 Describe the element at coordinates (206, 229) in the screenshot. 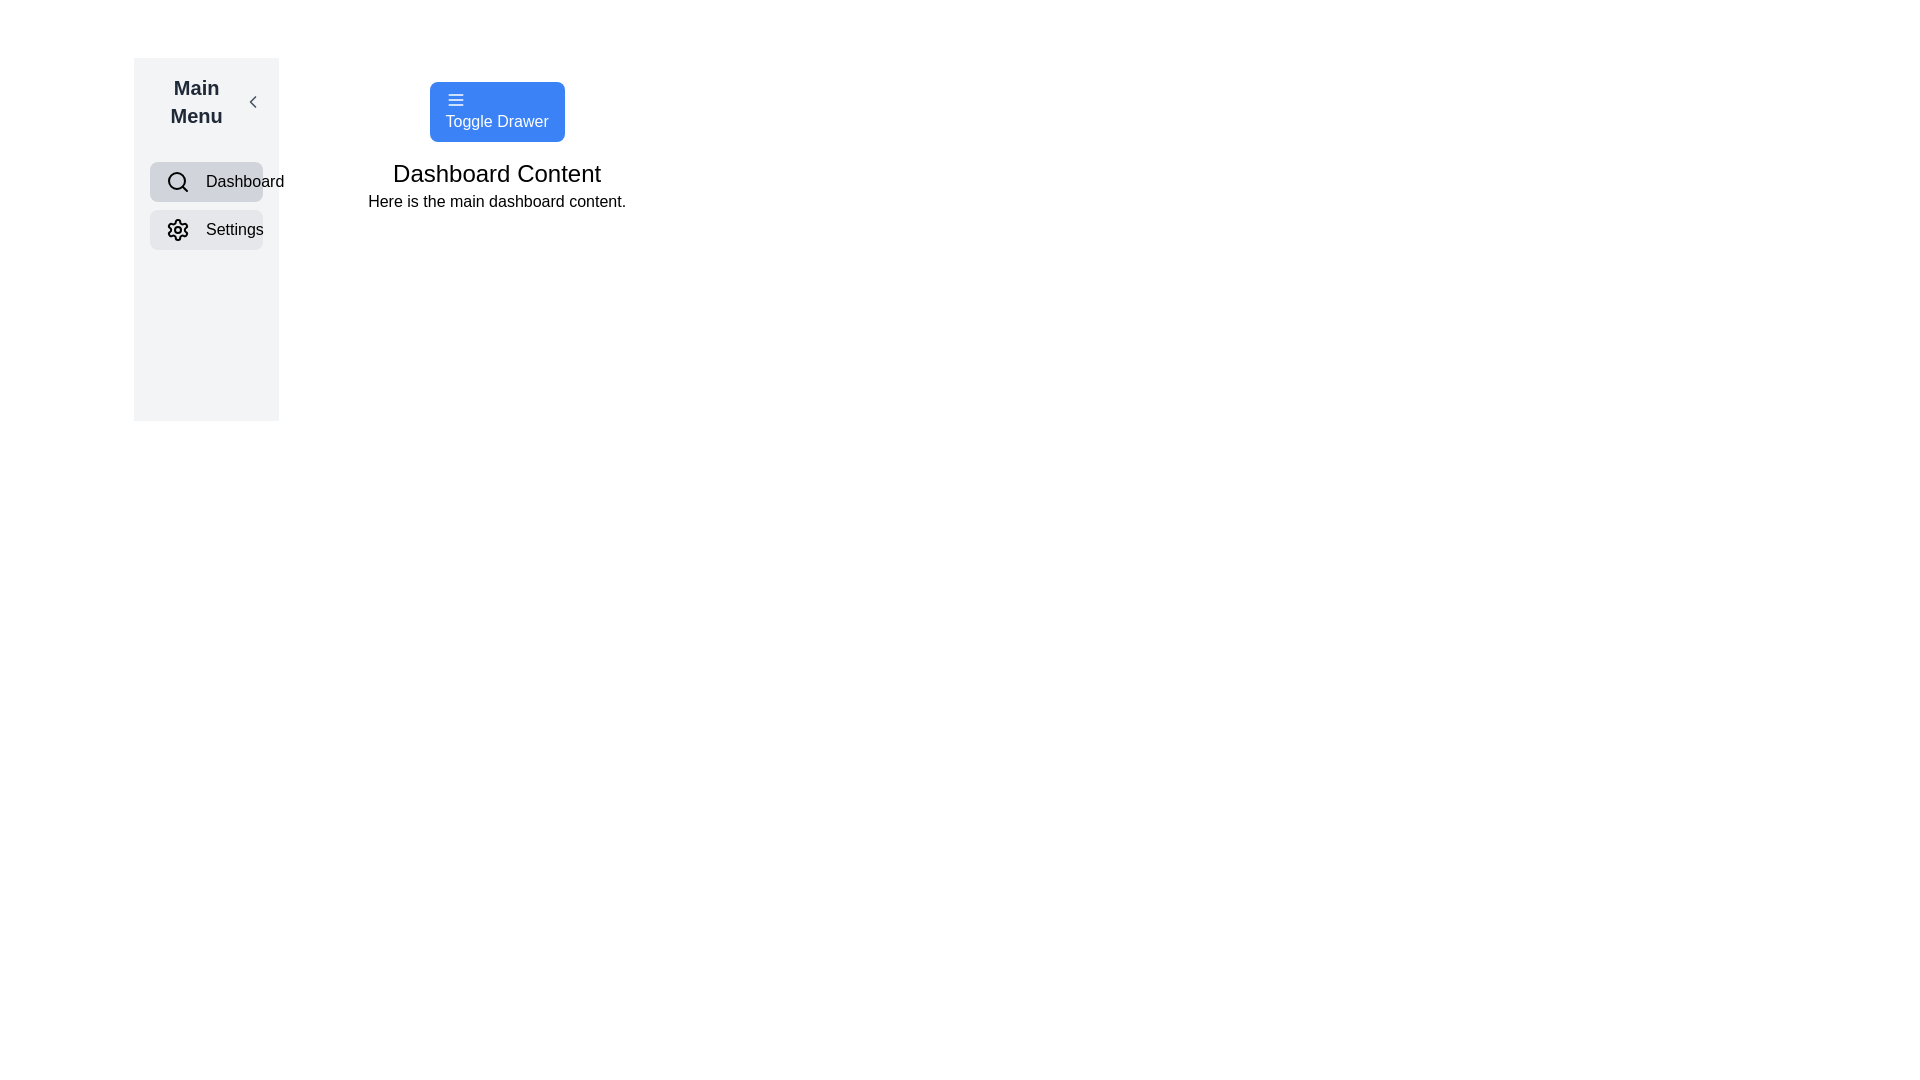

I see `the 'Settings' button with a cogwheel icon located in the vertical side menu, directly below the 'Dashboard' option` at that location.